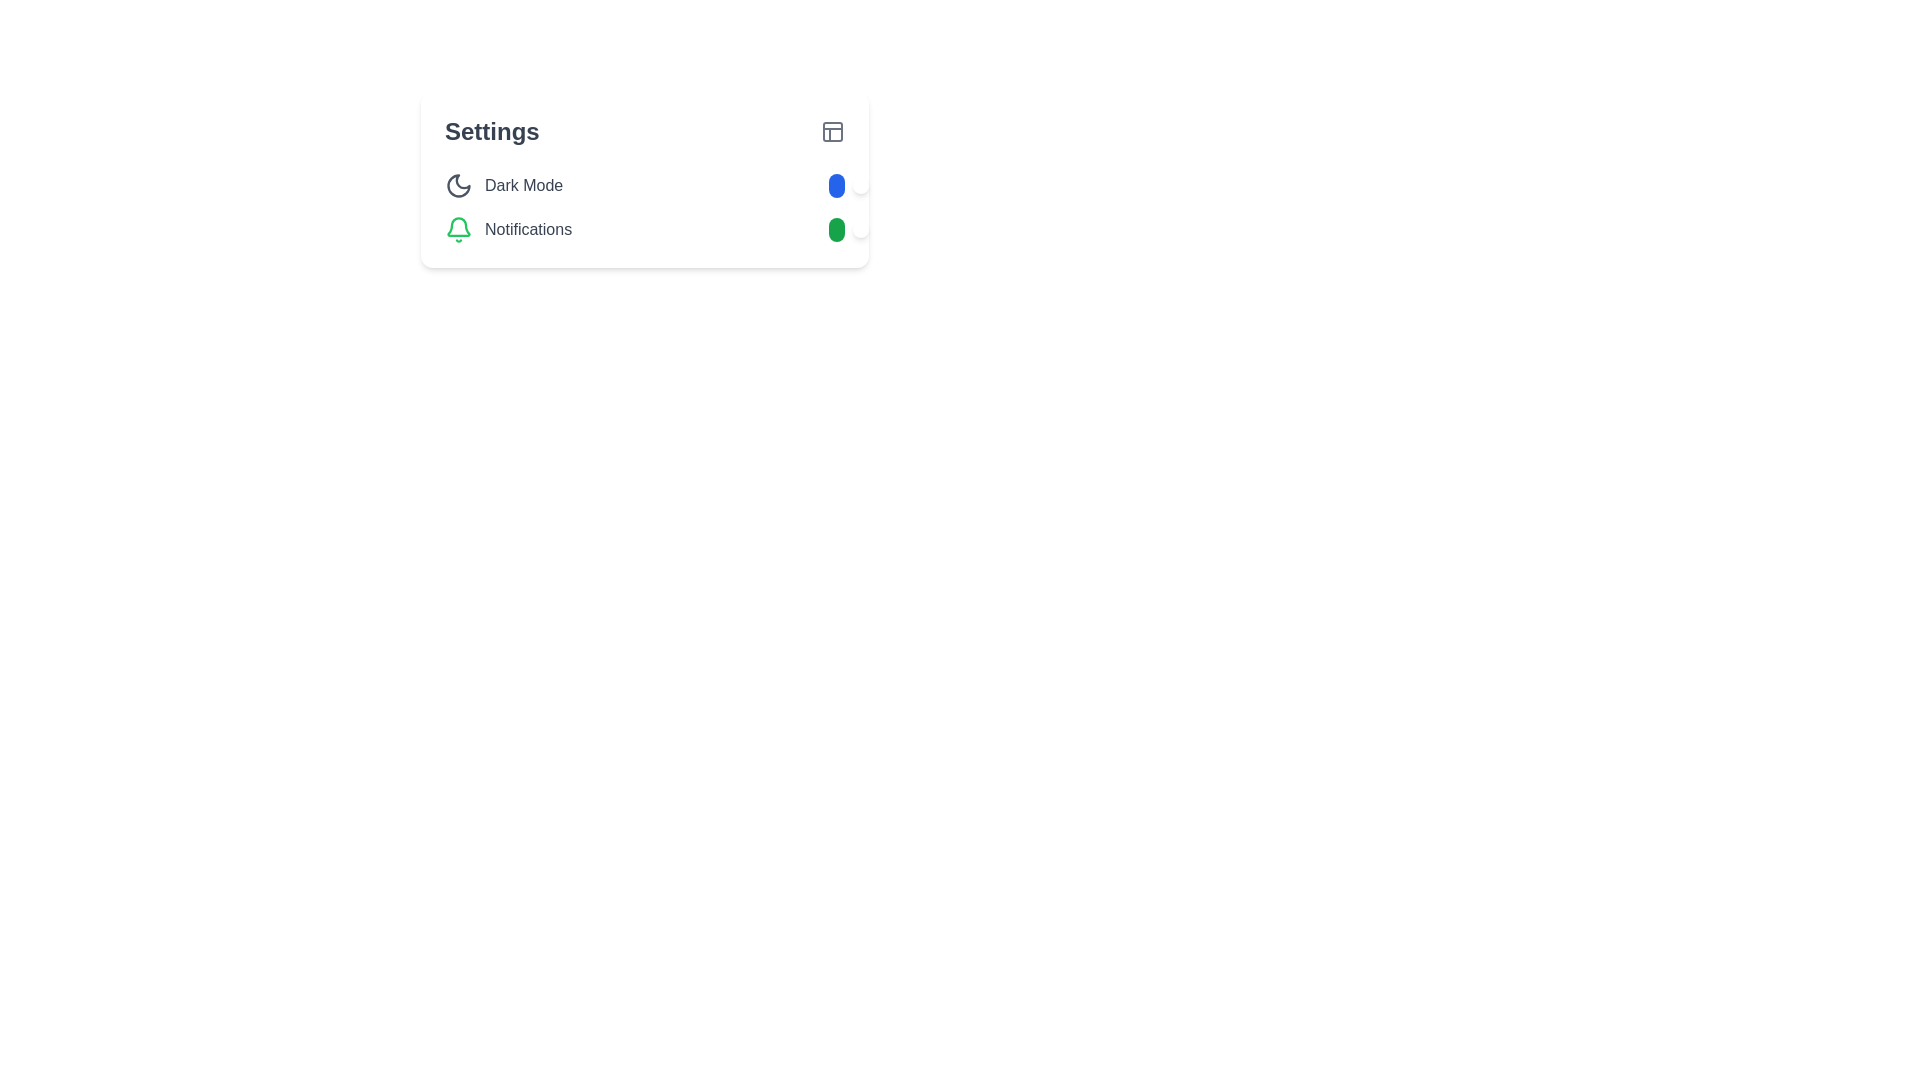 The image size is (1920, 1080). Describe the element at coordinates (860, 229) in the screenshot. I see `the toggle switch handle for the 'Notifications' setting, which is located in the bottom right corner of the interface` at that location.